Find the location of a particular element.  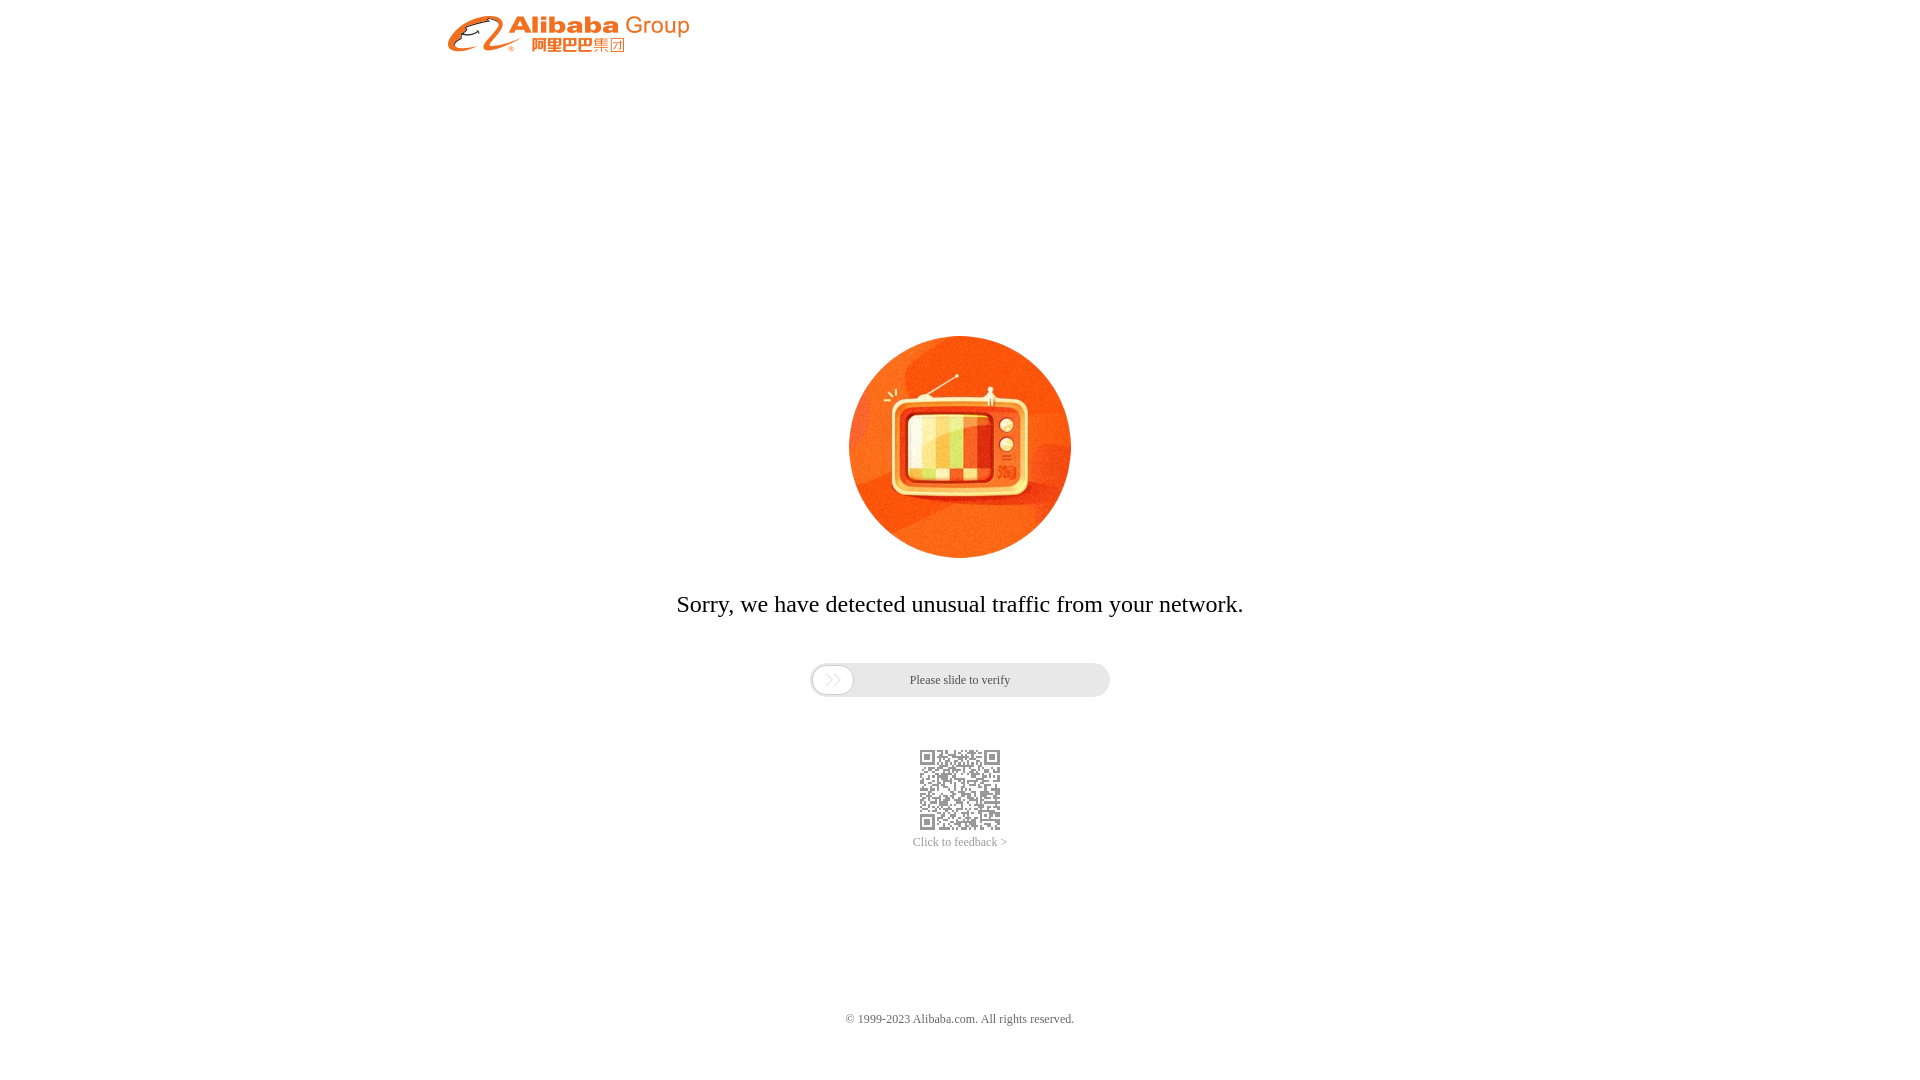

'Click to feedback >' is located at coordinates (960, 842).